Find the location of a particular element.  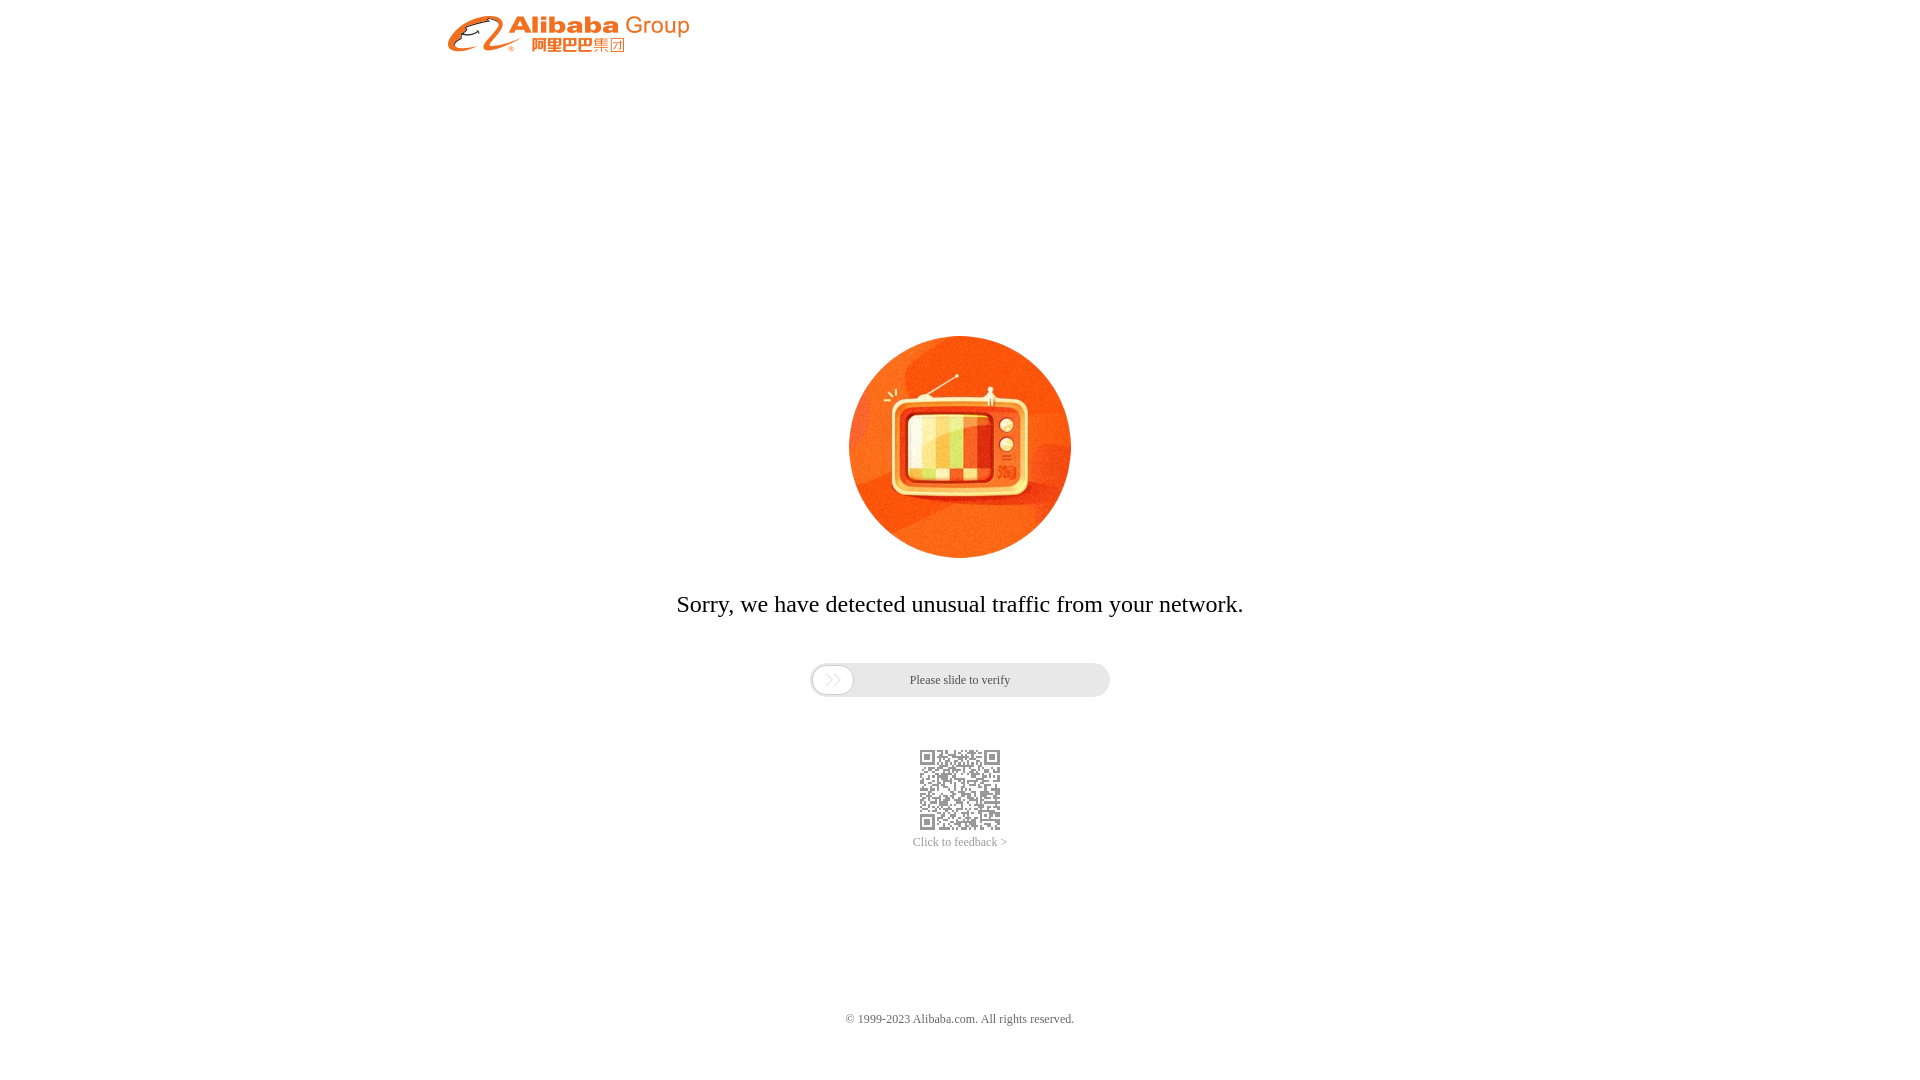

'Click to feedback >' is located at coordinates (960, 842).